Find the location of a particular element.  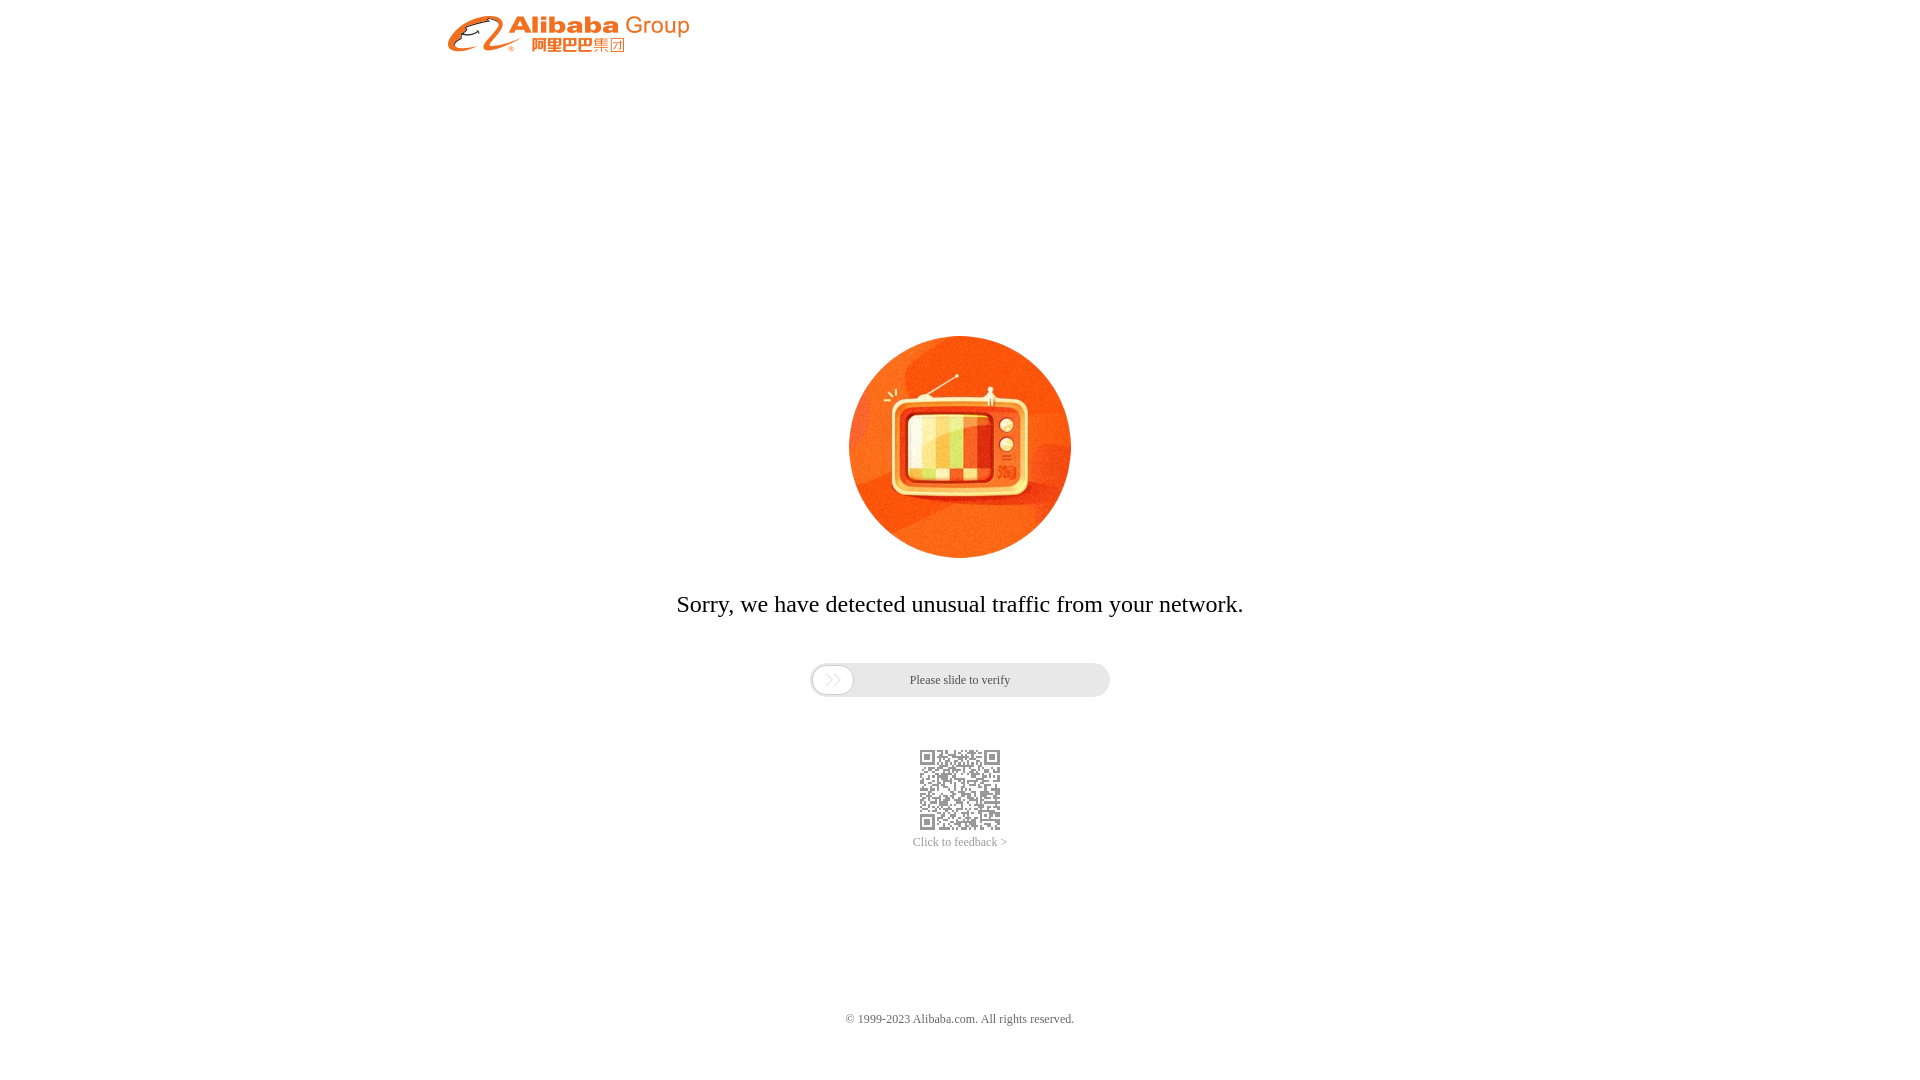

'Click to feedback >' is located at coordinates (960, 842).